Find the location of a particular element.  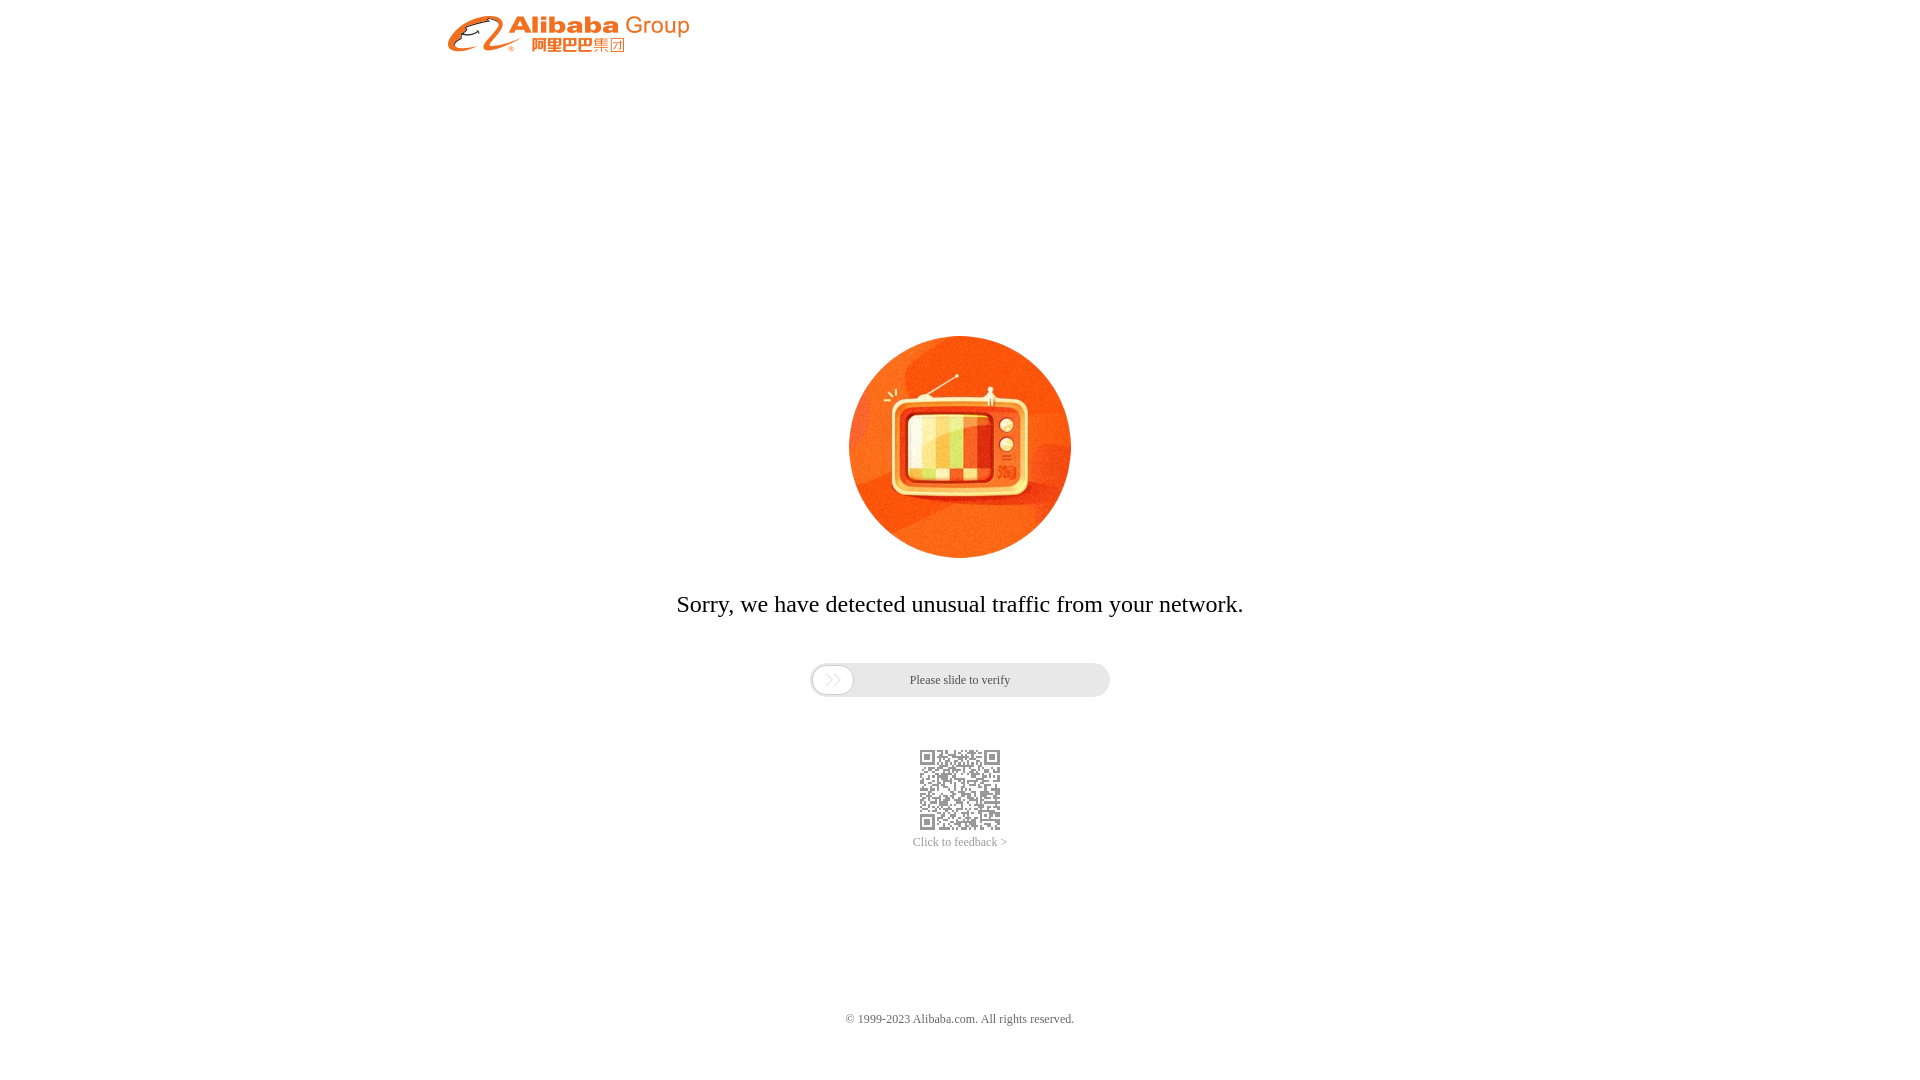

'Click to feedback >' is located at coordinates (960, 842).